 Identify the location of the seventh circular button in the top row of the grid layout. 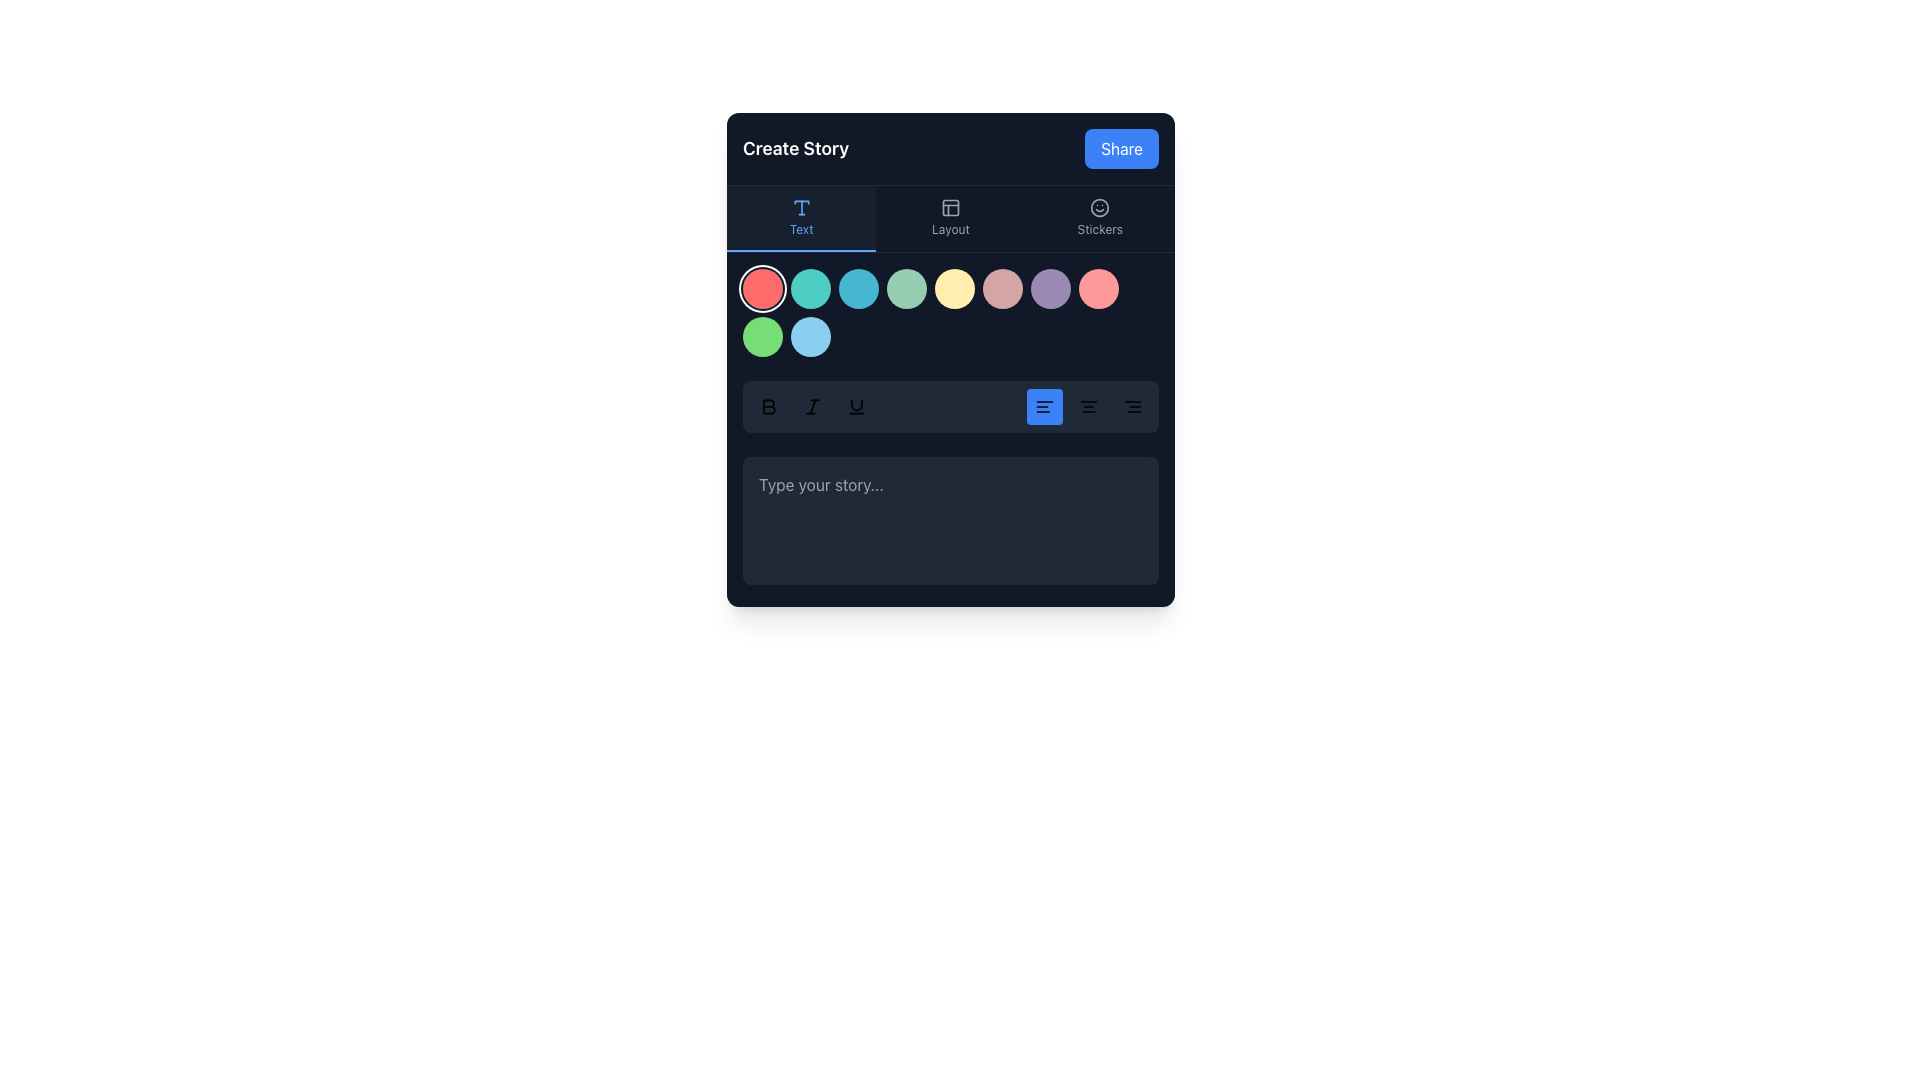
(1050, 289).